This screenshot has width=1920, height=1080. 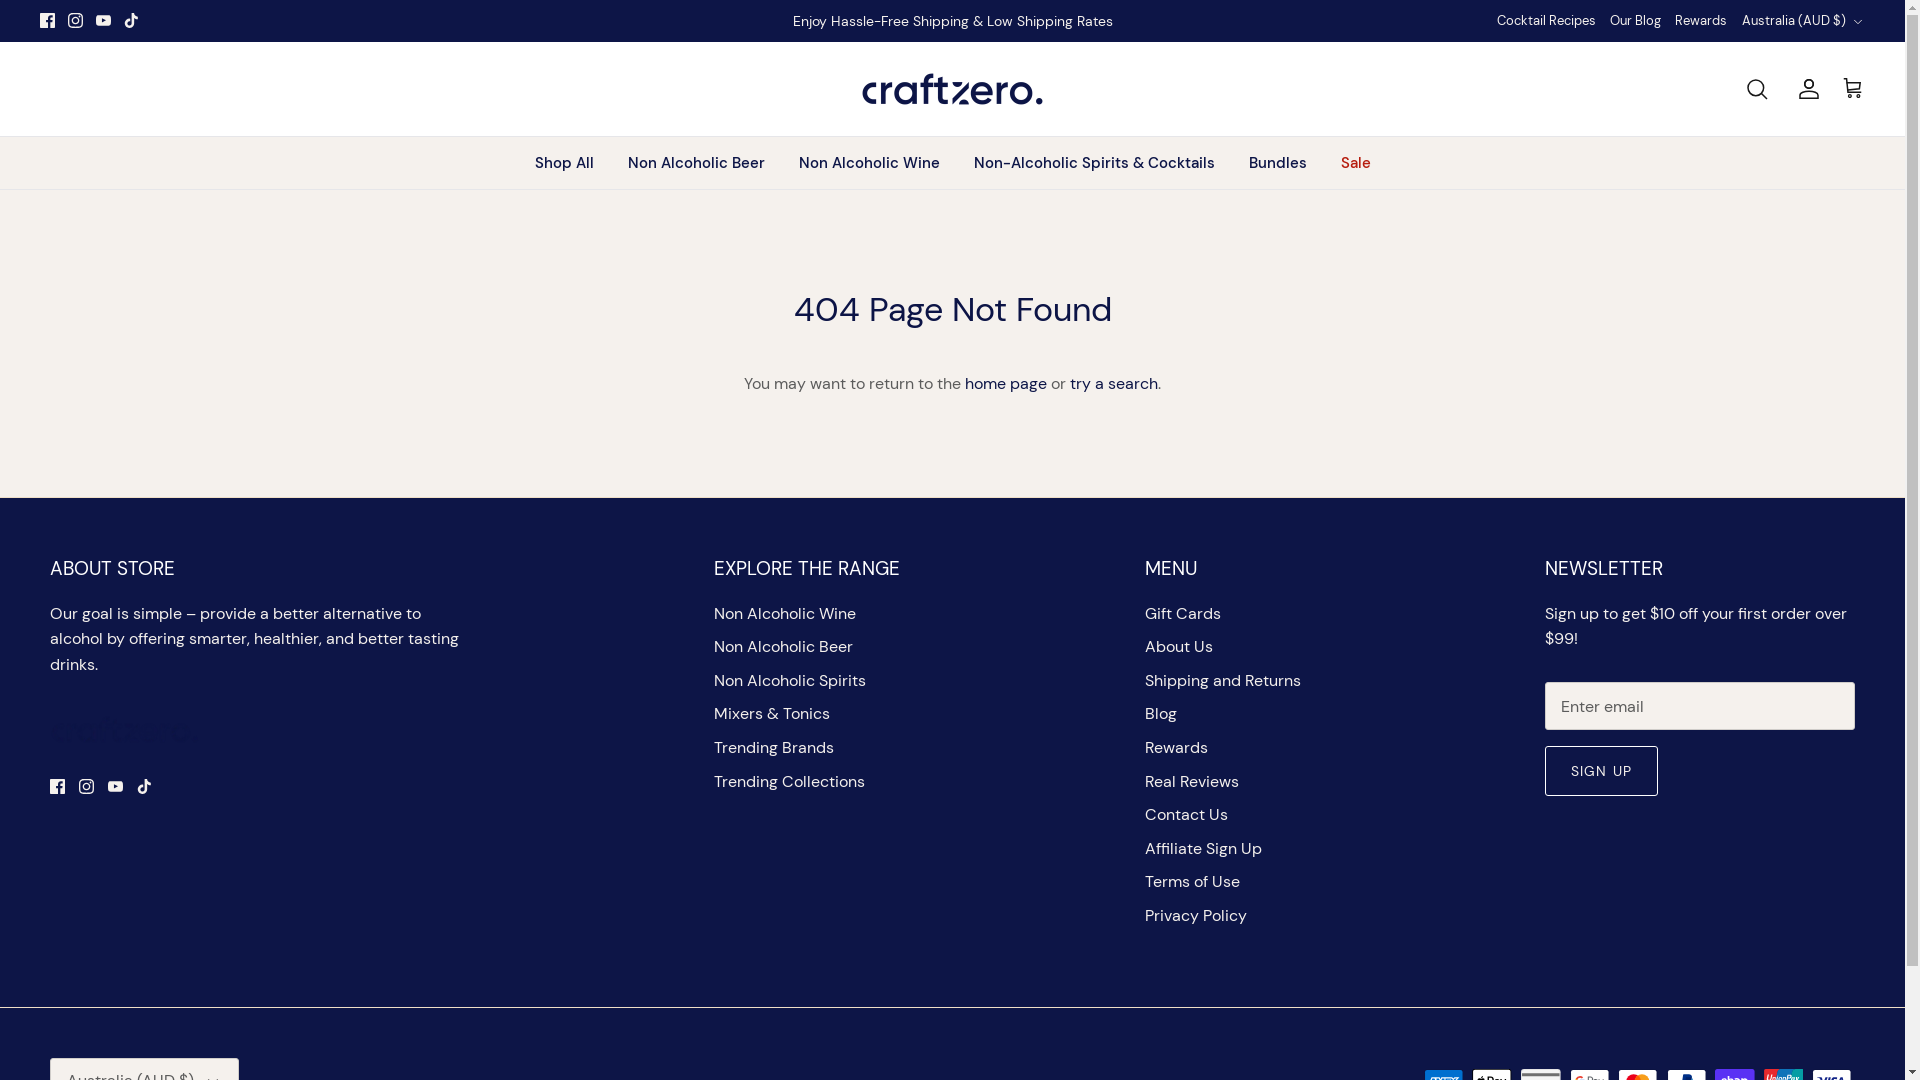 What do you see at coordinates (1804, 87) in the screenshot?
I see `'Account'` at bounding box center [1804, 87].